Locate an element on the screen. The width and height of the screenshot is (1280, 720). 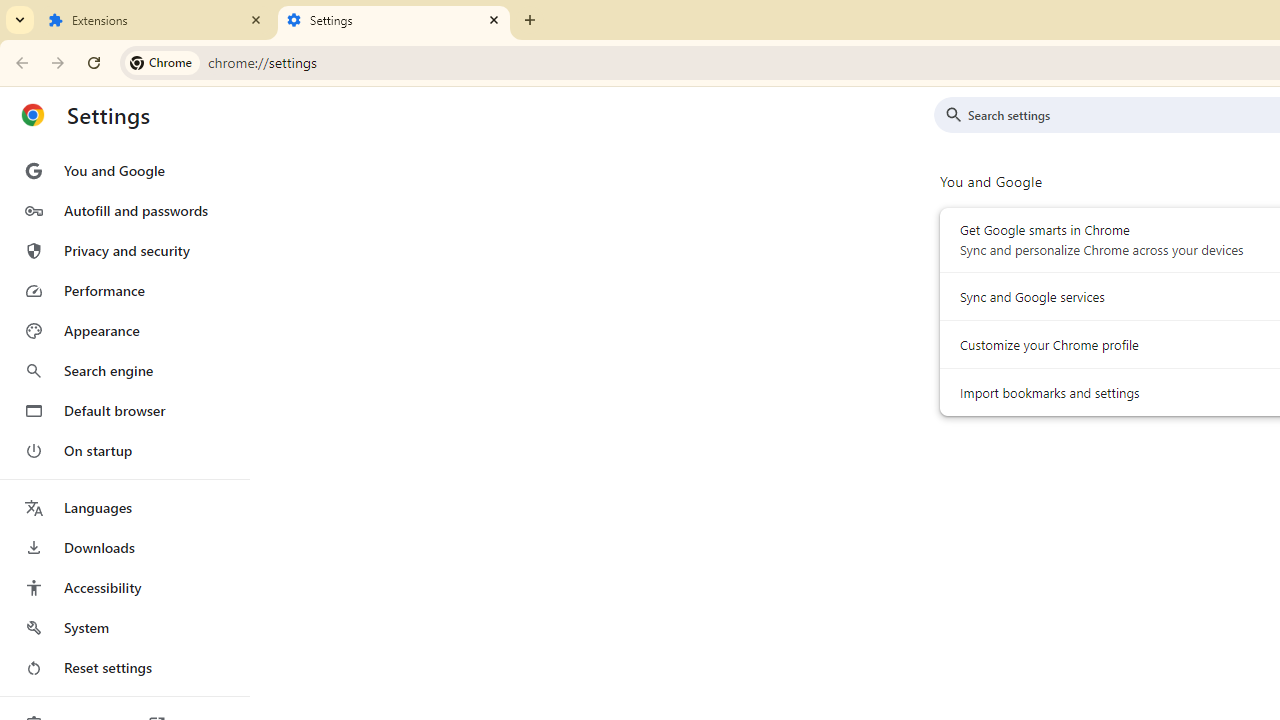
'Performance' is located at coordinates (123, 290).